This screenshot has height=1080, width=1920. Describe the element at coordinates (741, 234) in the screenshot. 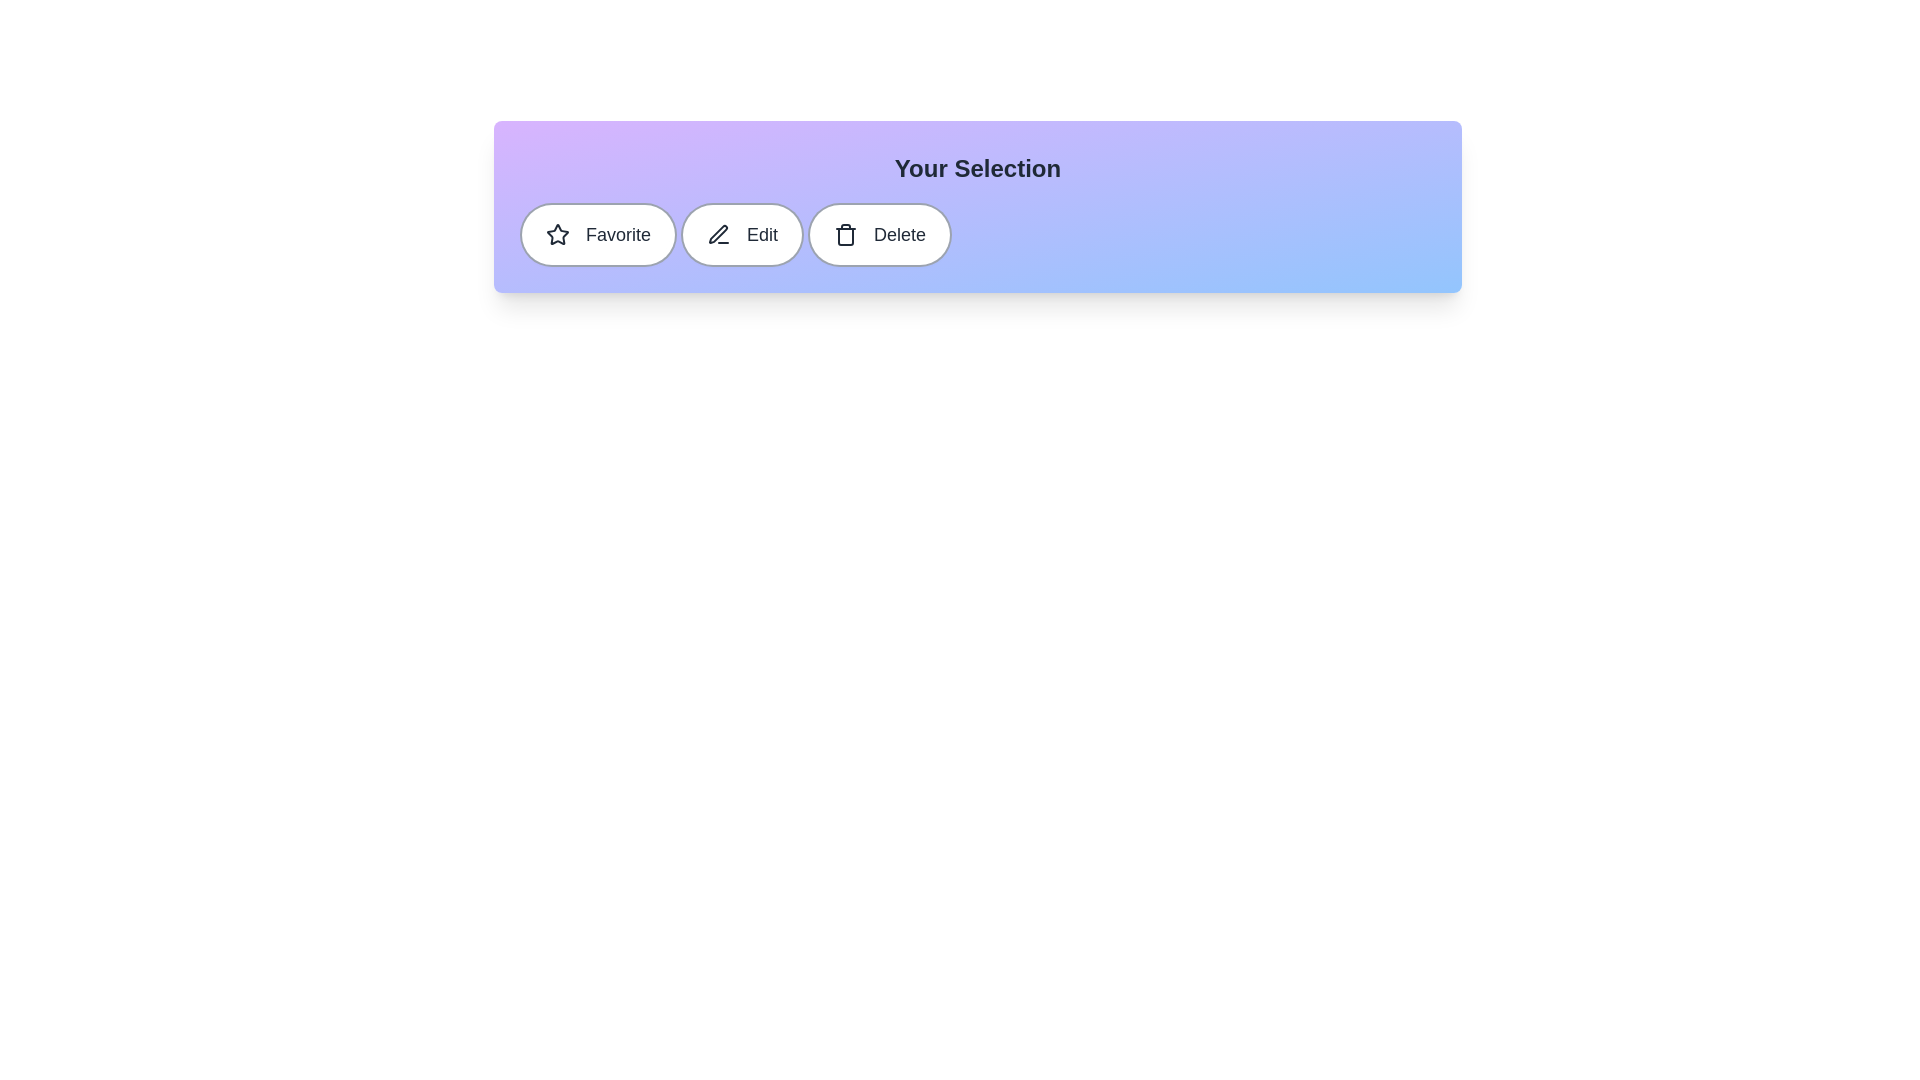

I see `the 'Edit' chip button to toggle its active state` at that location.